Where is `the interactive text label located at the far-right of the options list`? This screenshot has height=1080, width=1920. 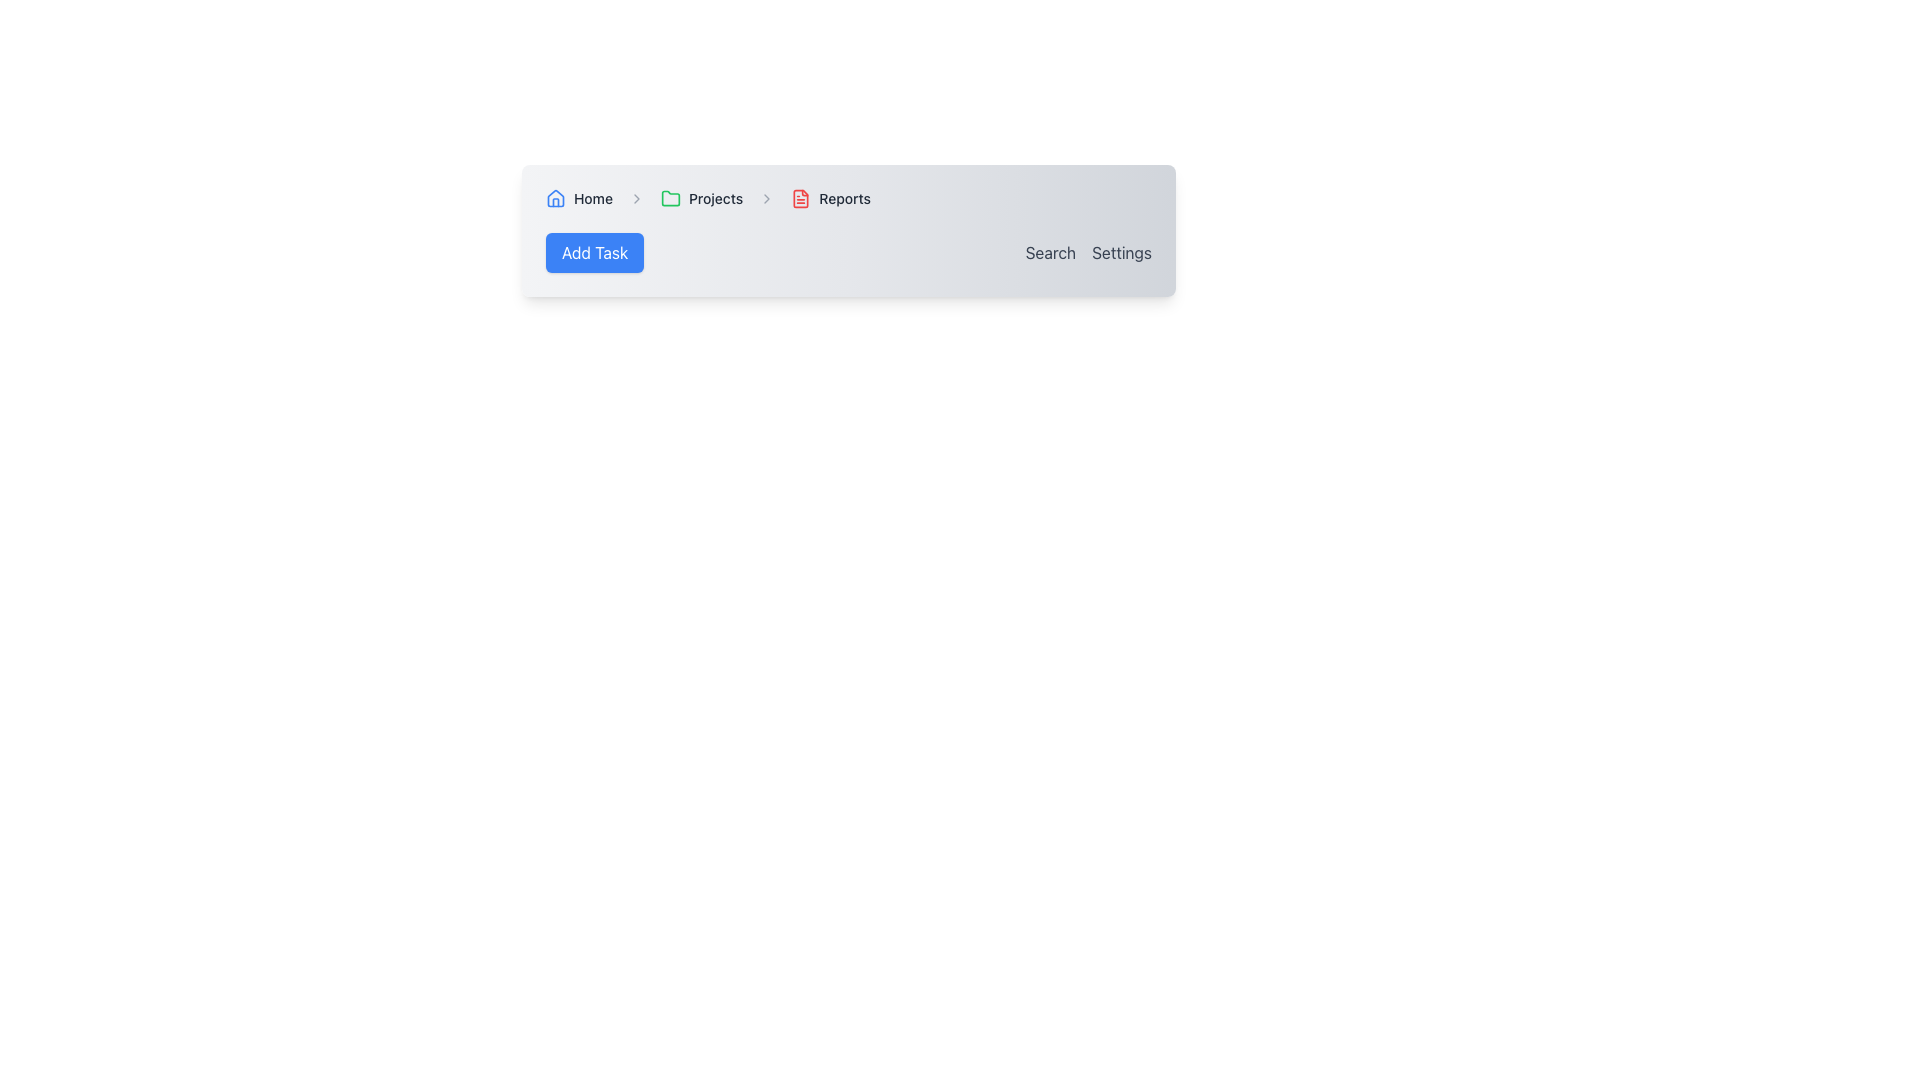 the interactive text label located at the far-right of the options list is located at coordinates (1122, 252).